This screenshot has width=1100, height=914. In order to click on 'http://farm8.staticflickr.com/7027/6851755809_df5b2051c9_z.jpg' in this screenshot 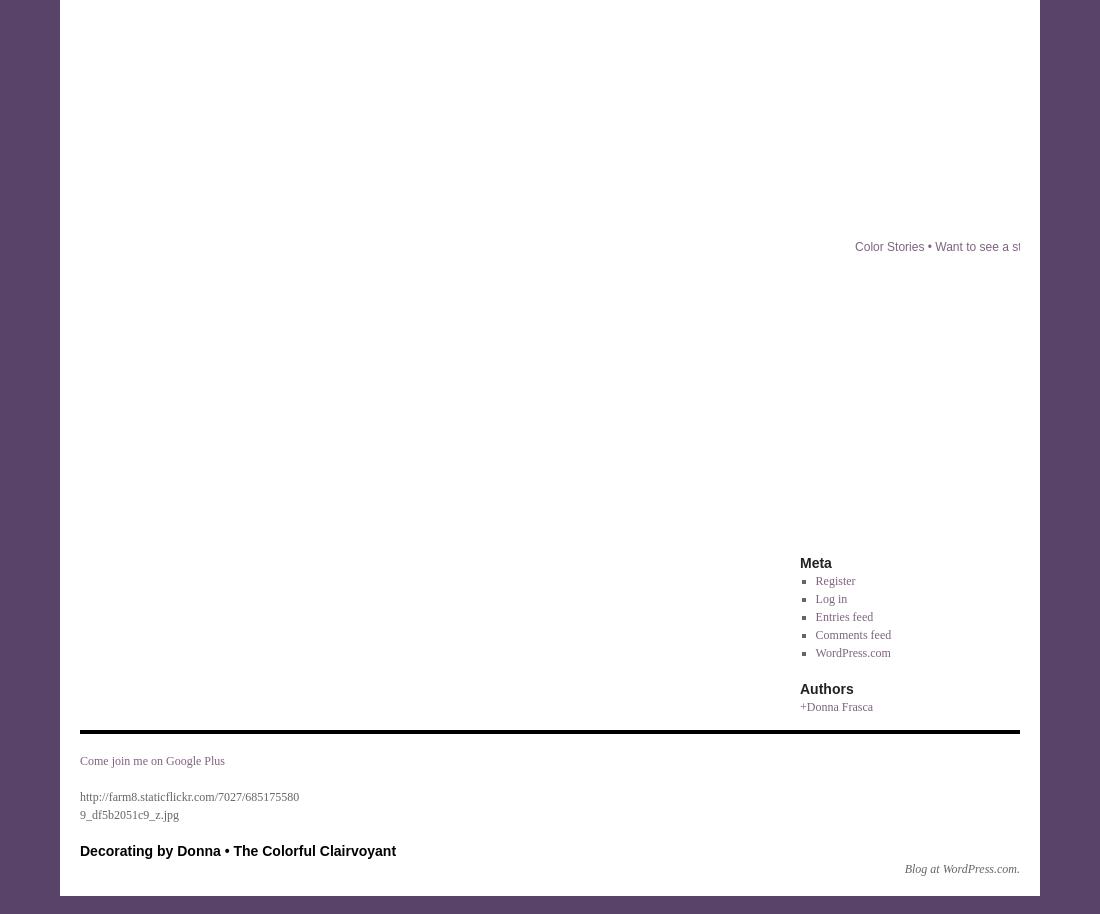, I will do `click(188, 804)`.